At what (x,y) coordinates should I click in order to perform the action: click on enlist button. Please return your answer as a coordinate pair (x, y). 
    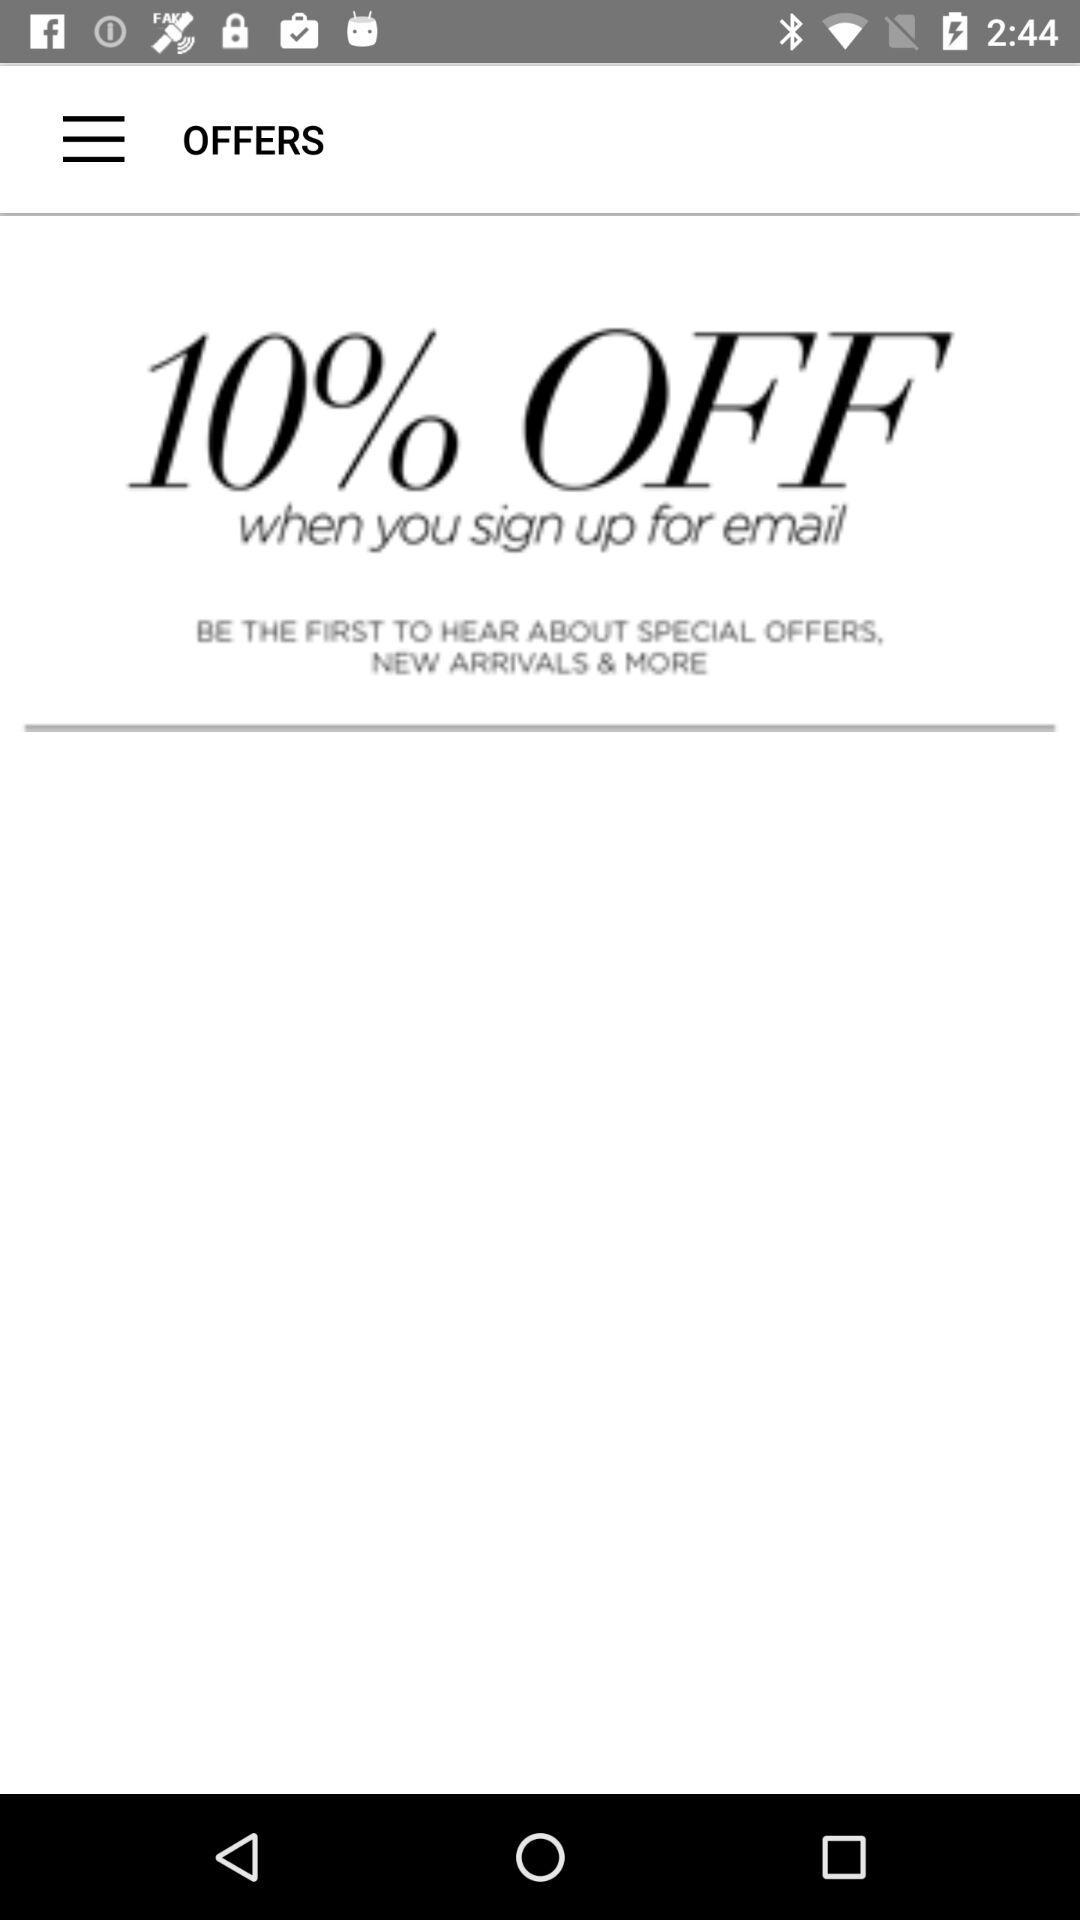
    Looking at the image, I should click on (93, 138).